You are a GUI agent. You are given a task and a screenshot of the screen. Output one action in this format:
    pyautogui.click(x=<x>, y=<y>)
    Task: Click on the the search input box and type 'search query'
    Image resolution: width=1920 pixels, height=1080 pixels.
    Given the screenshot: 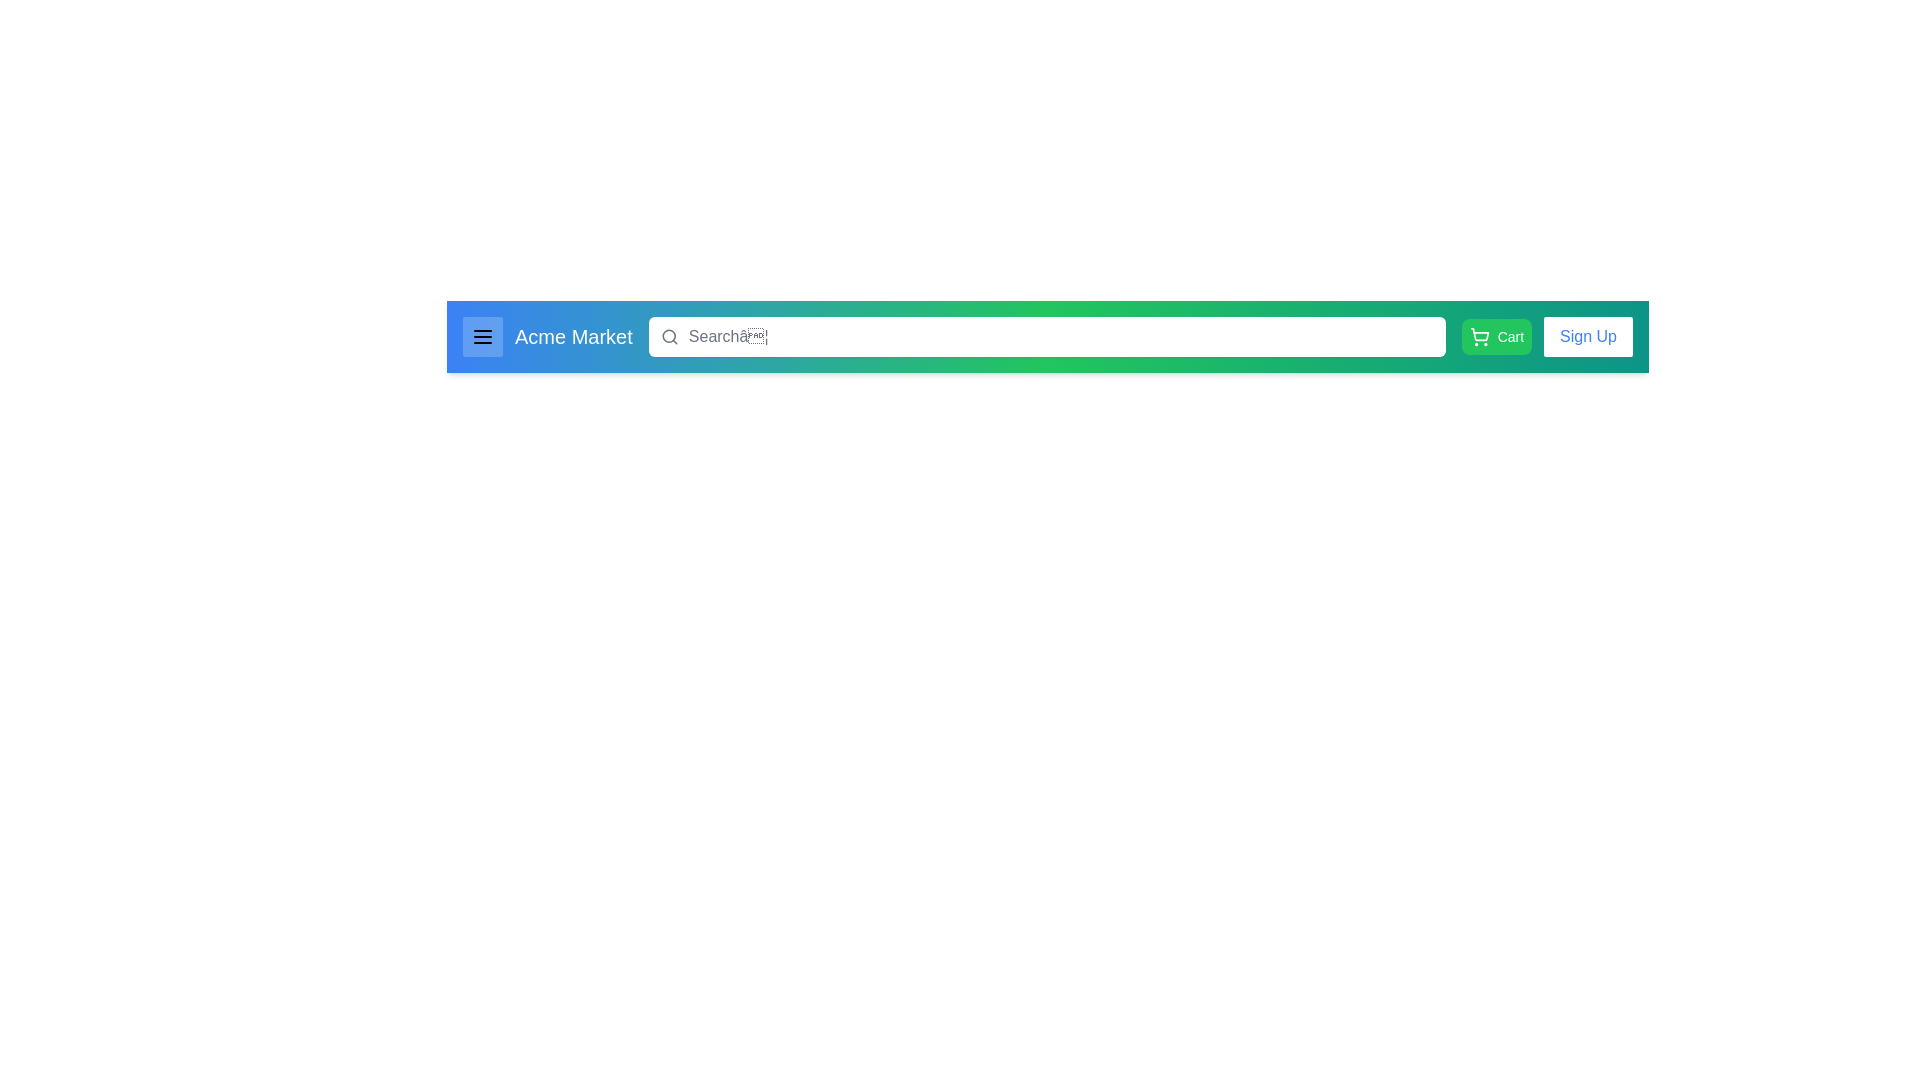 What is the action you would take?
    pyautogui.click(x=1045, y=335)
    